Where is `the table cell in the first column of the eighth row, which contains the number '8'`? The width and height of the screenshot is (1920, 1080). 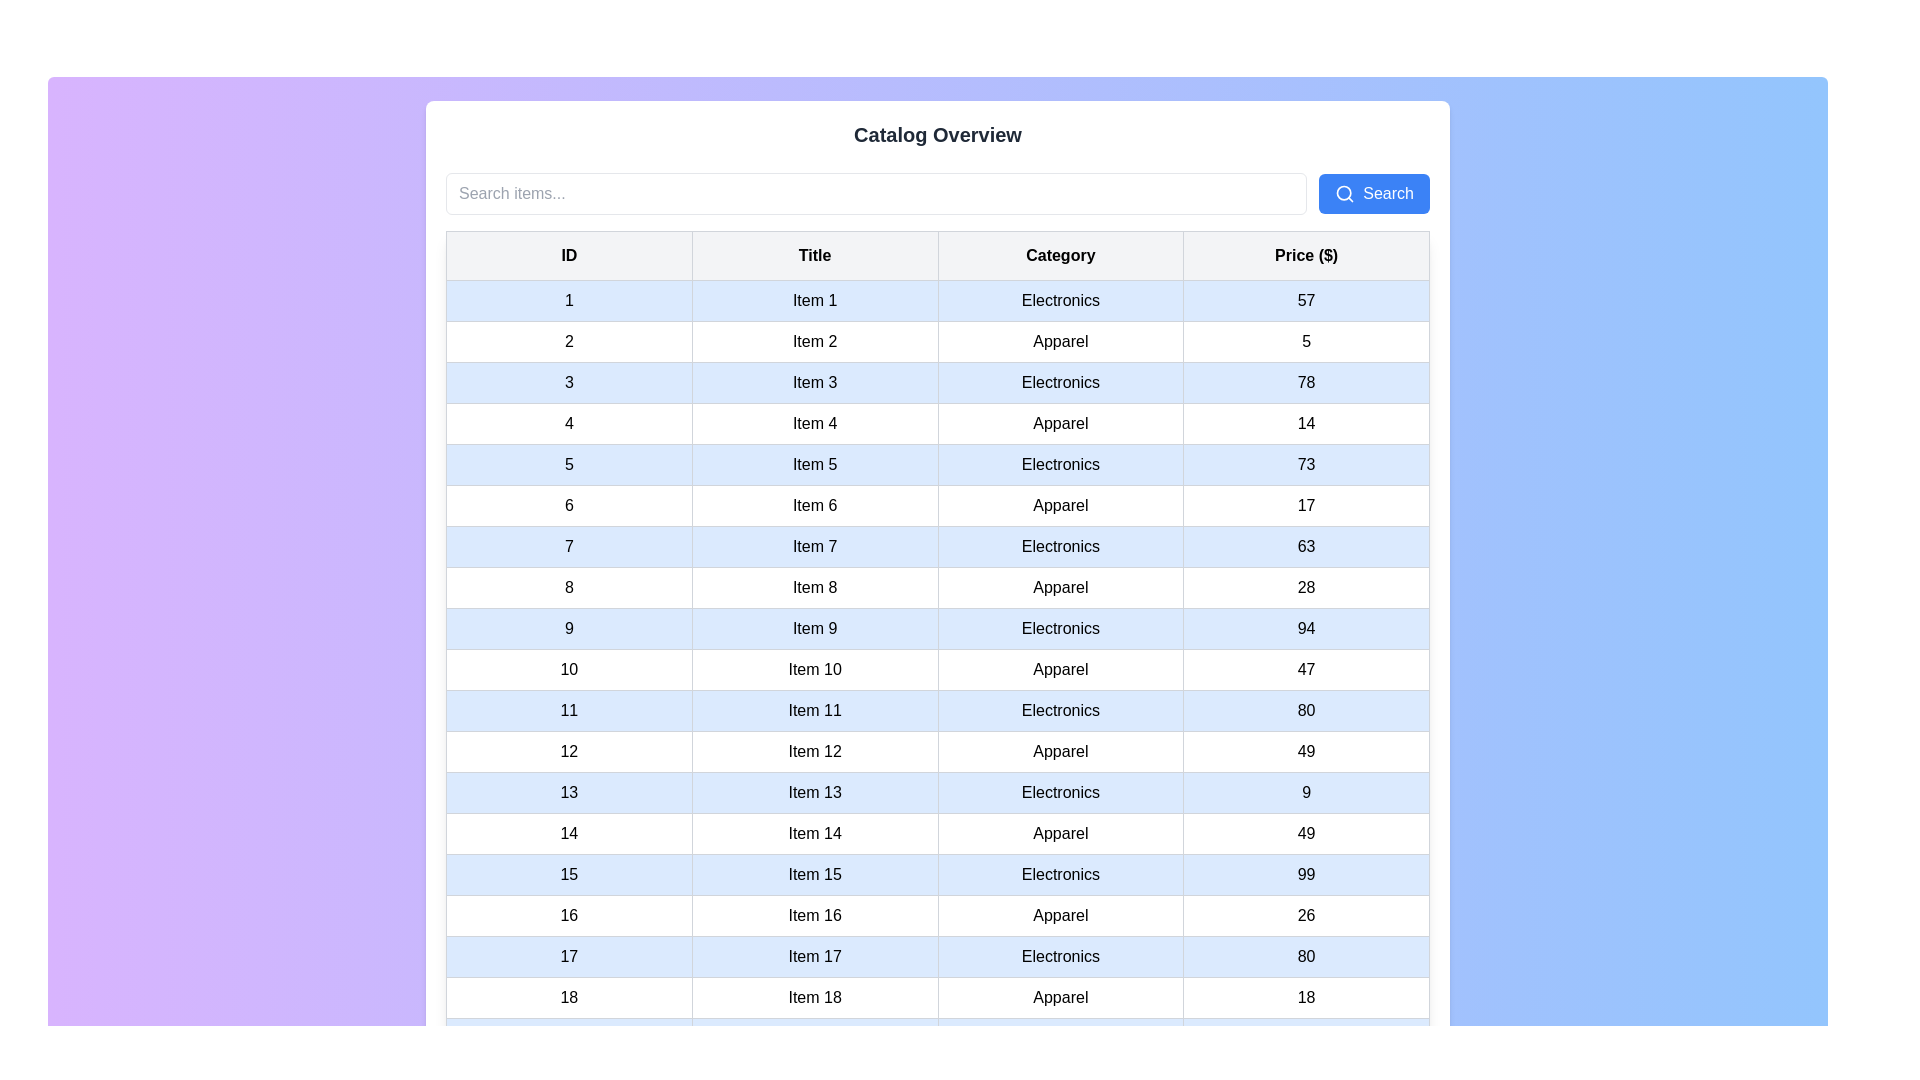 the table cell in the first column of the eighth row, which contains the number '8' is located at coordinates (568, 586).